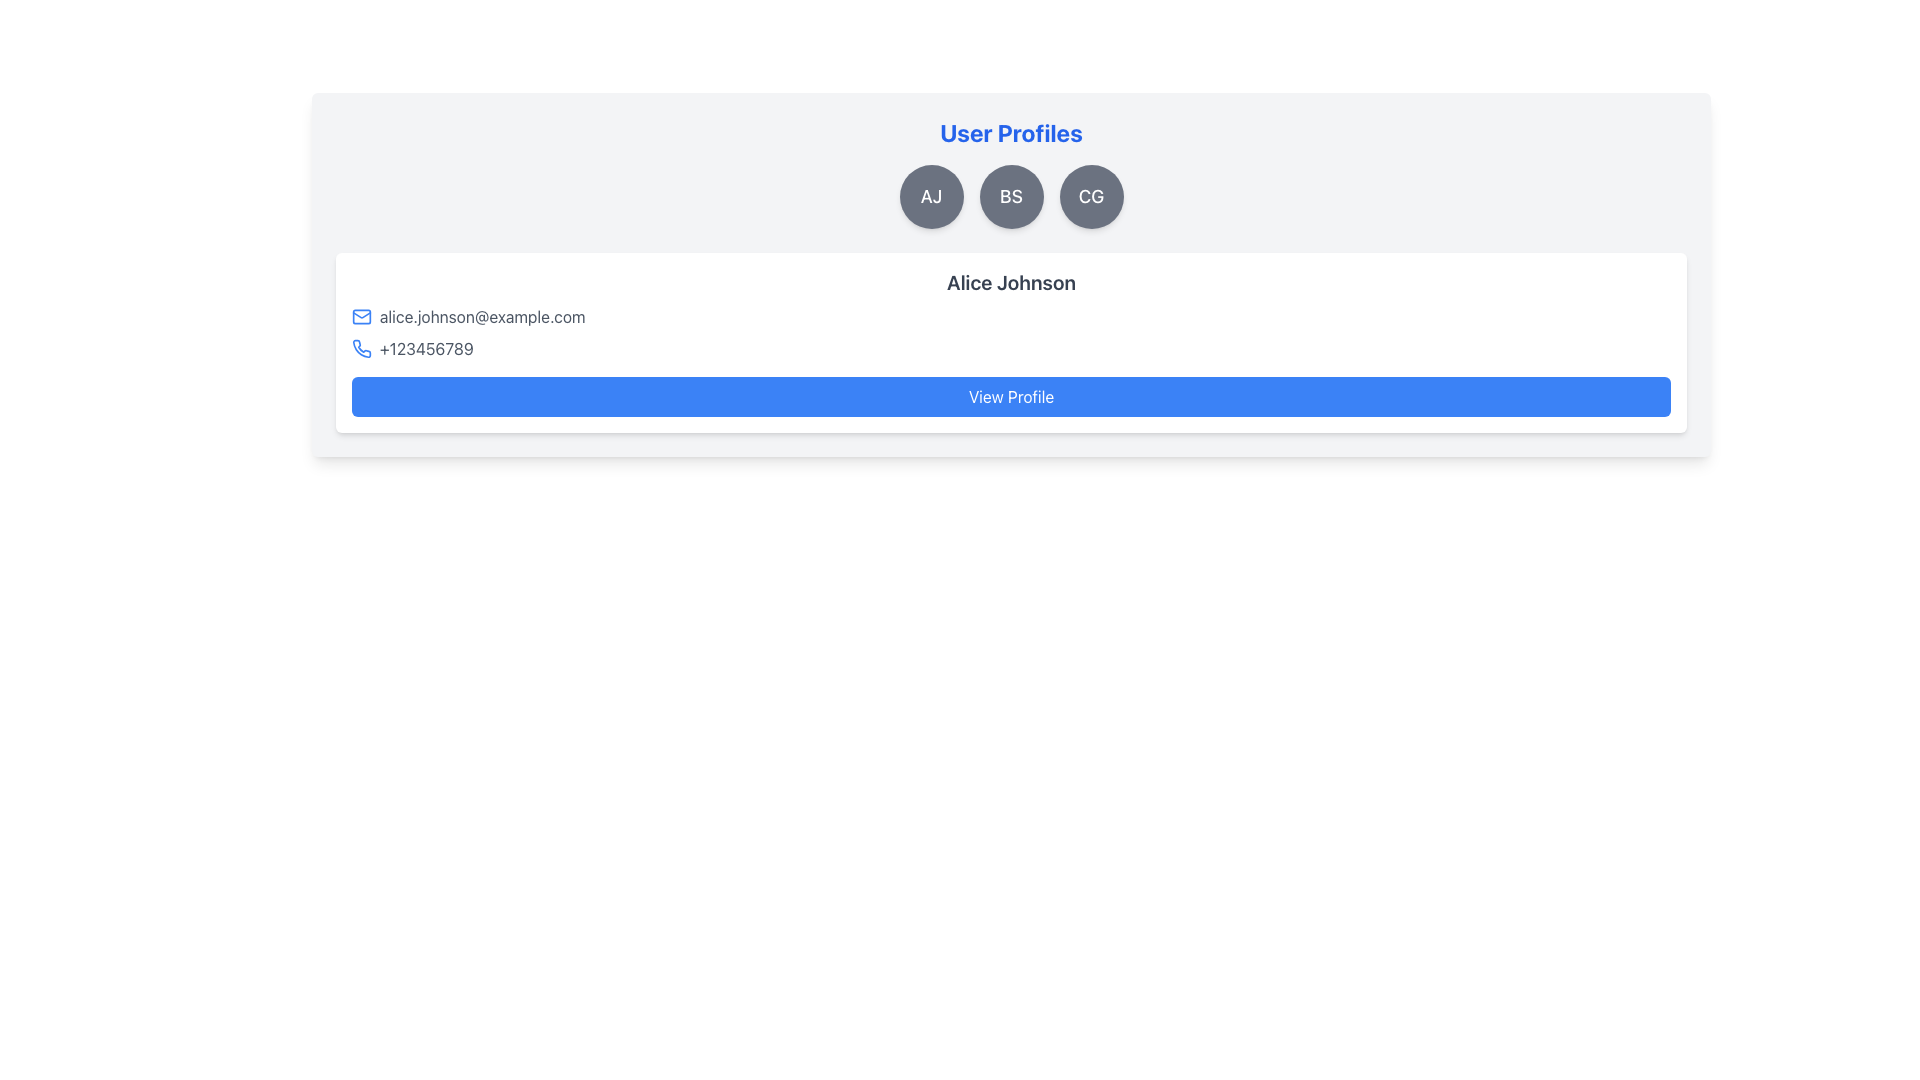  Describe the element at coordinates (361, 315) in the screenshot. I see `the small blue envelope icon located to the left of the email address 'alice.johnson@example.com'` at that location.